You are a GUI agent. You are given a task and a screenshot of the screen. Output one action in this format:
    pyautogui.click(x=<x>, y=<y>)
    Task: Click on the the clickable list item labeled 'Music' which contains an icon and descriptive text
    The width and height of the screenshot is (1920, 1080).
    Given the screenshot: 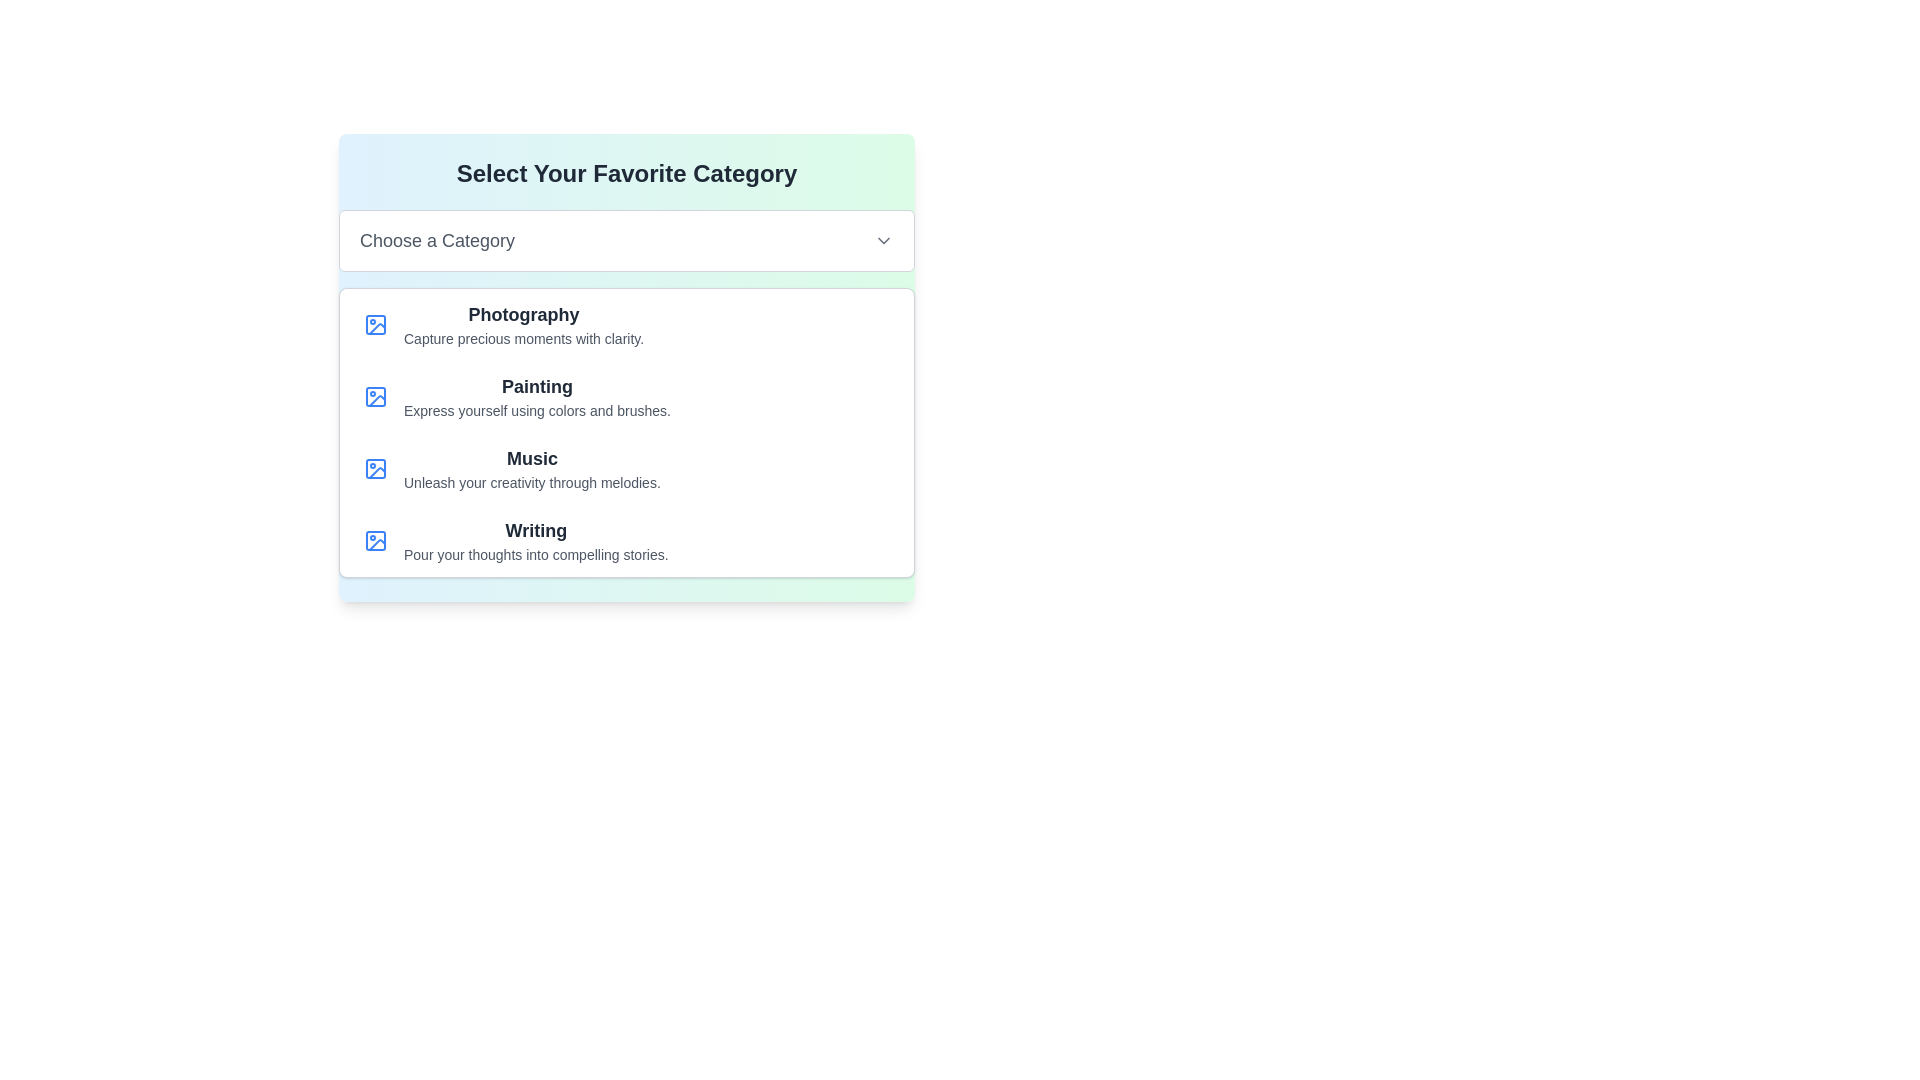 What is the action you would take?
    pyautogui.click(x=626, y=469)
    